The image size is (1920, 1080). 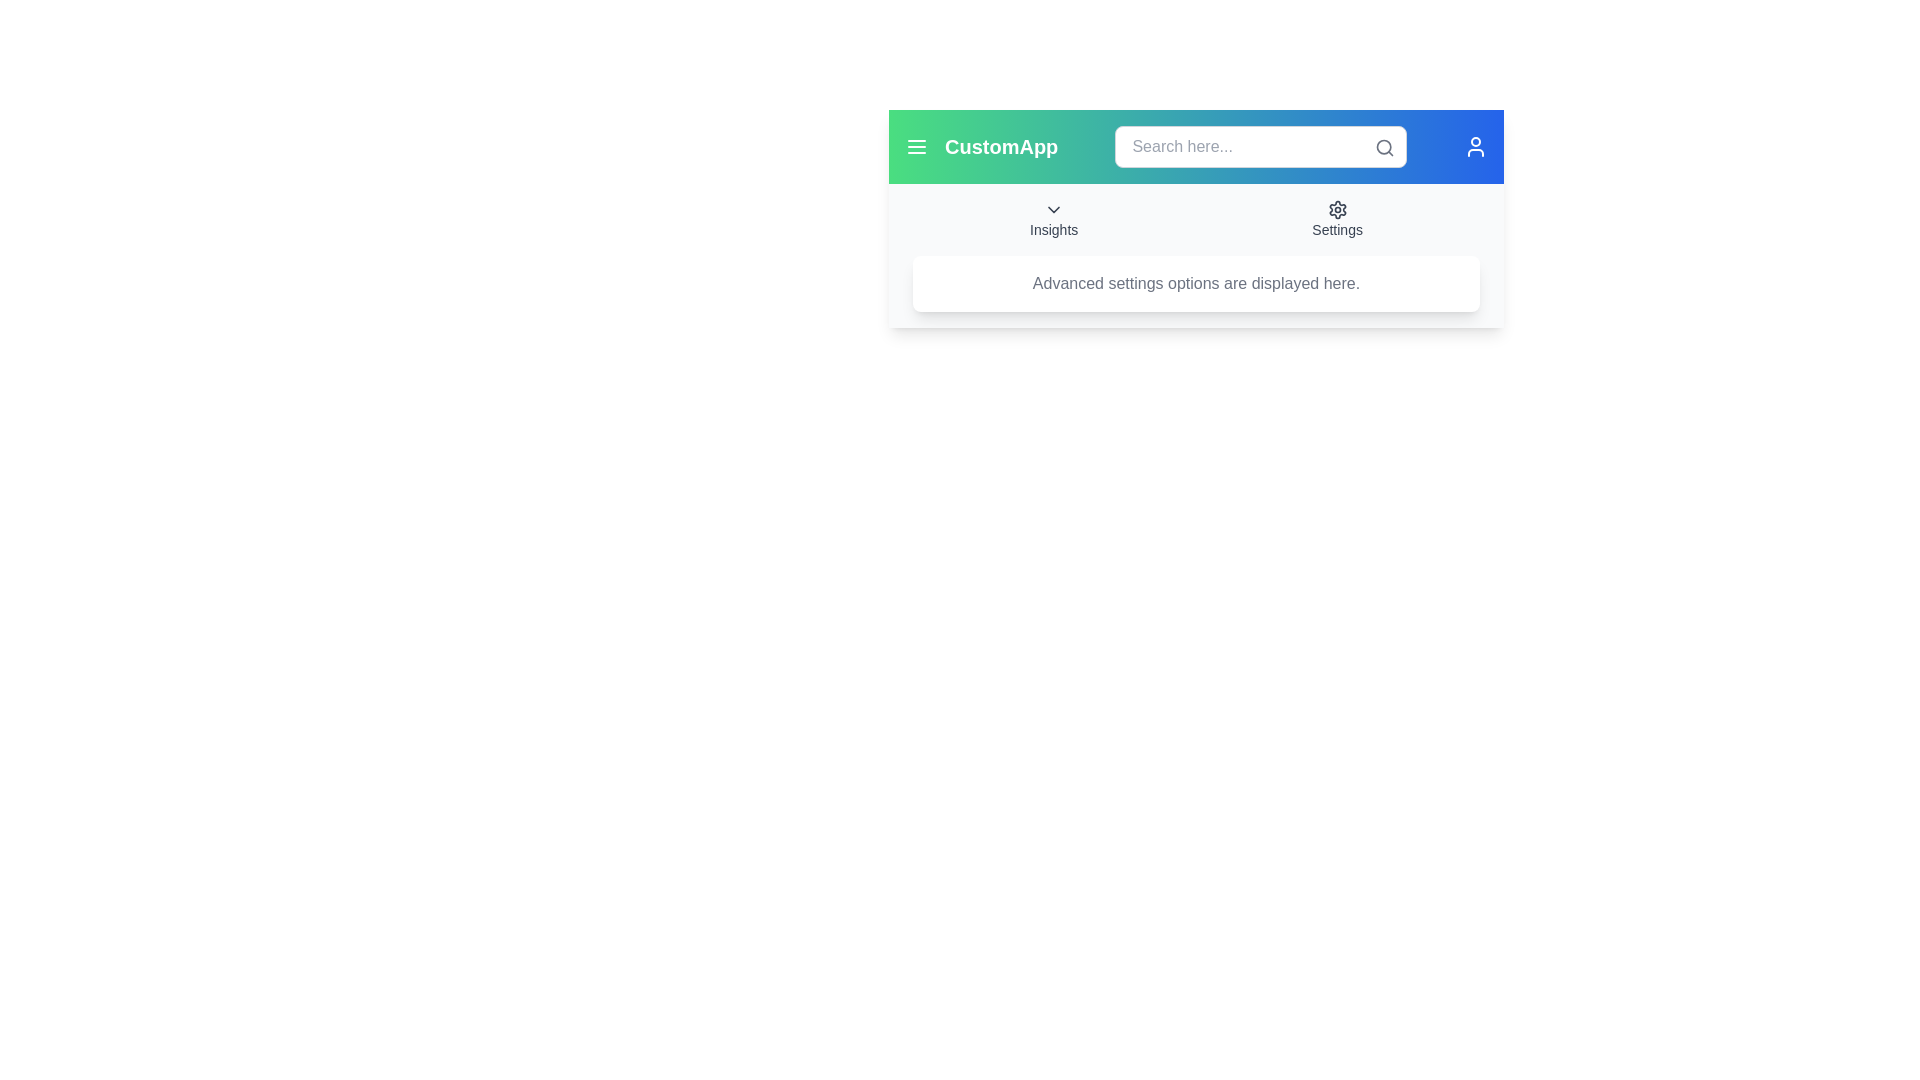 I want to click on the Dropdown toggle/button located centrally on the upper part of the interface, so click(x=1053, y=219).